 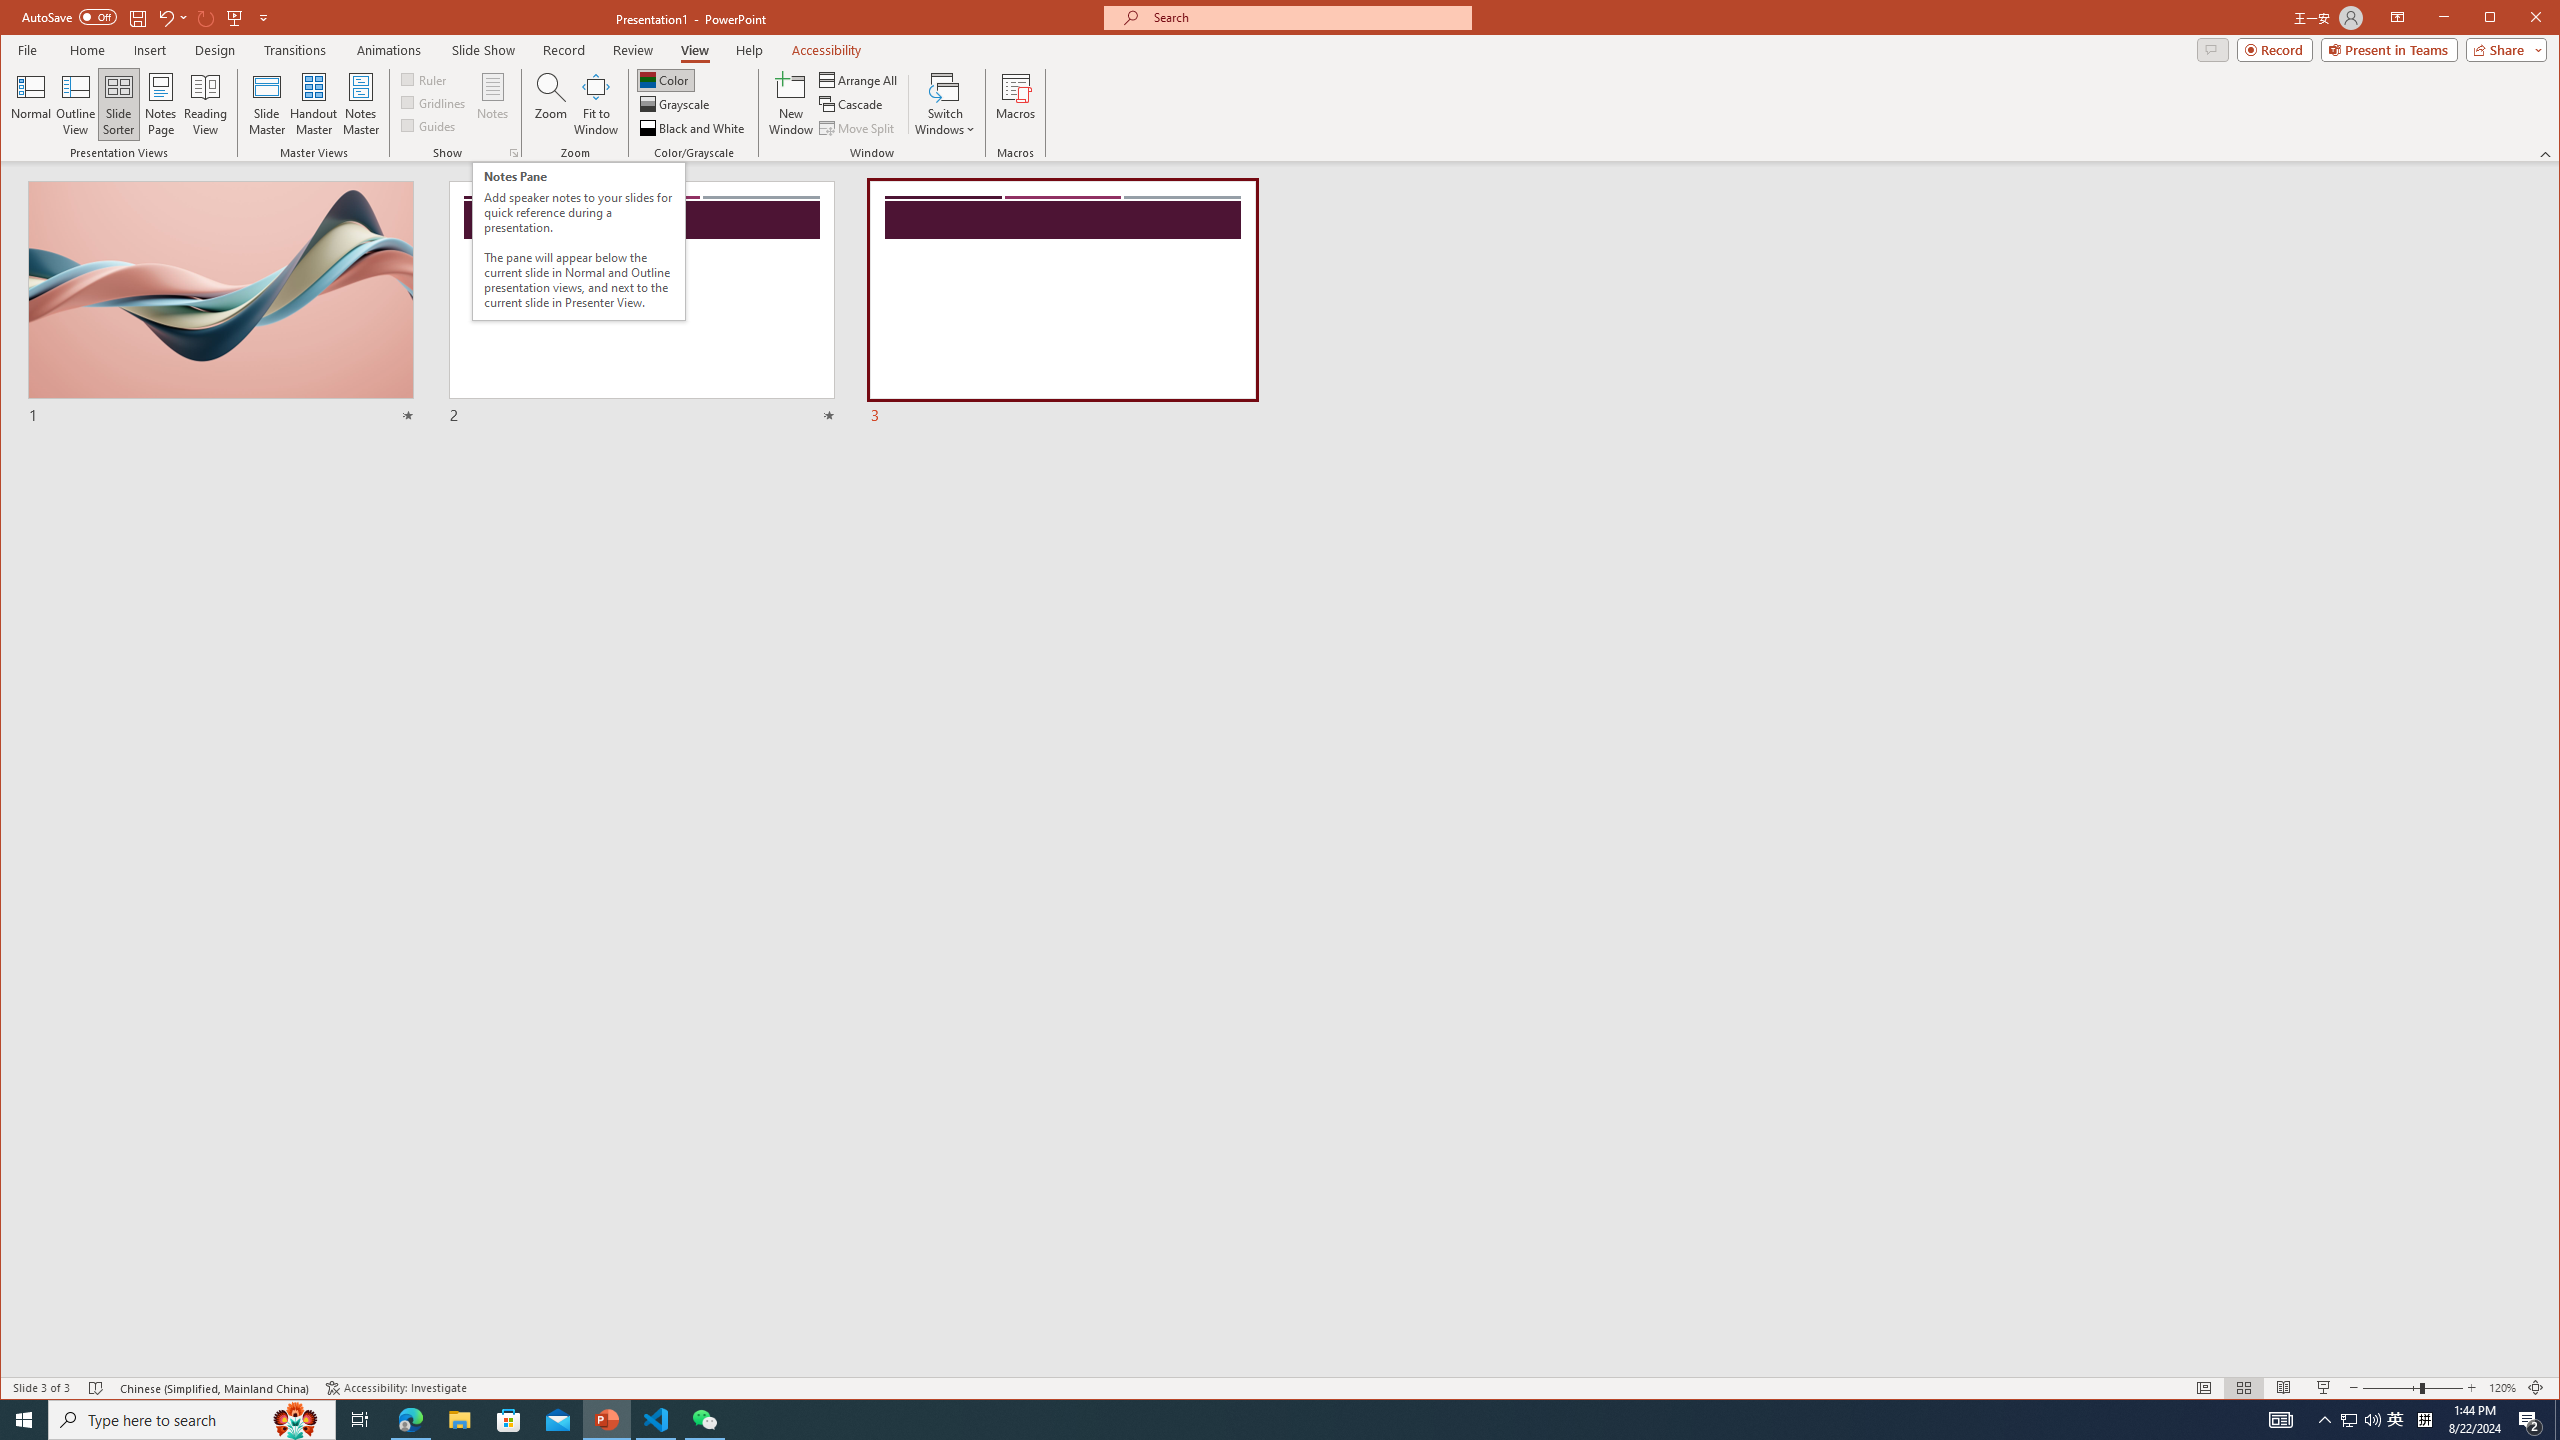 What do you see at coordinates (945, 103) in the screenshot?
I see `'Switch Windows'` at bounding box center [945, 103].